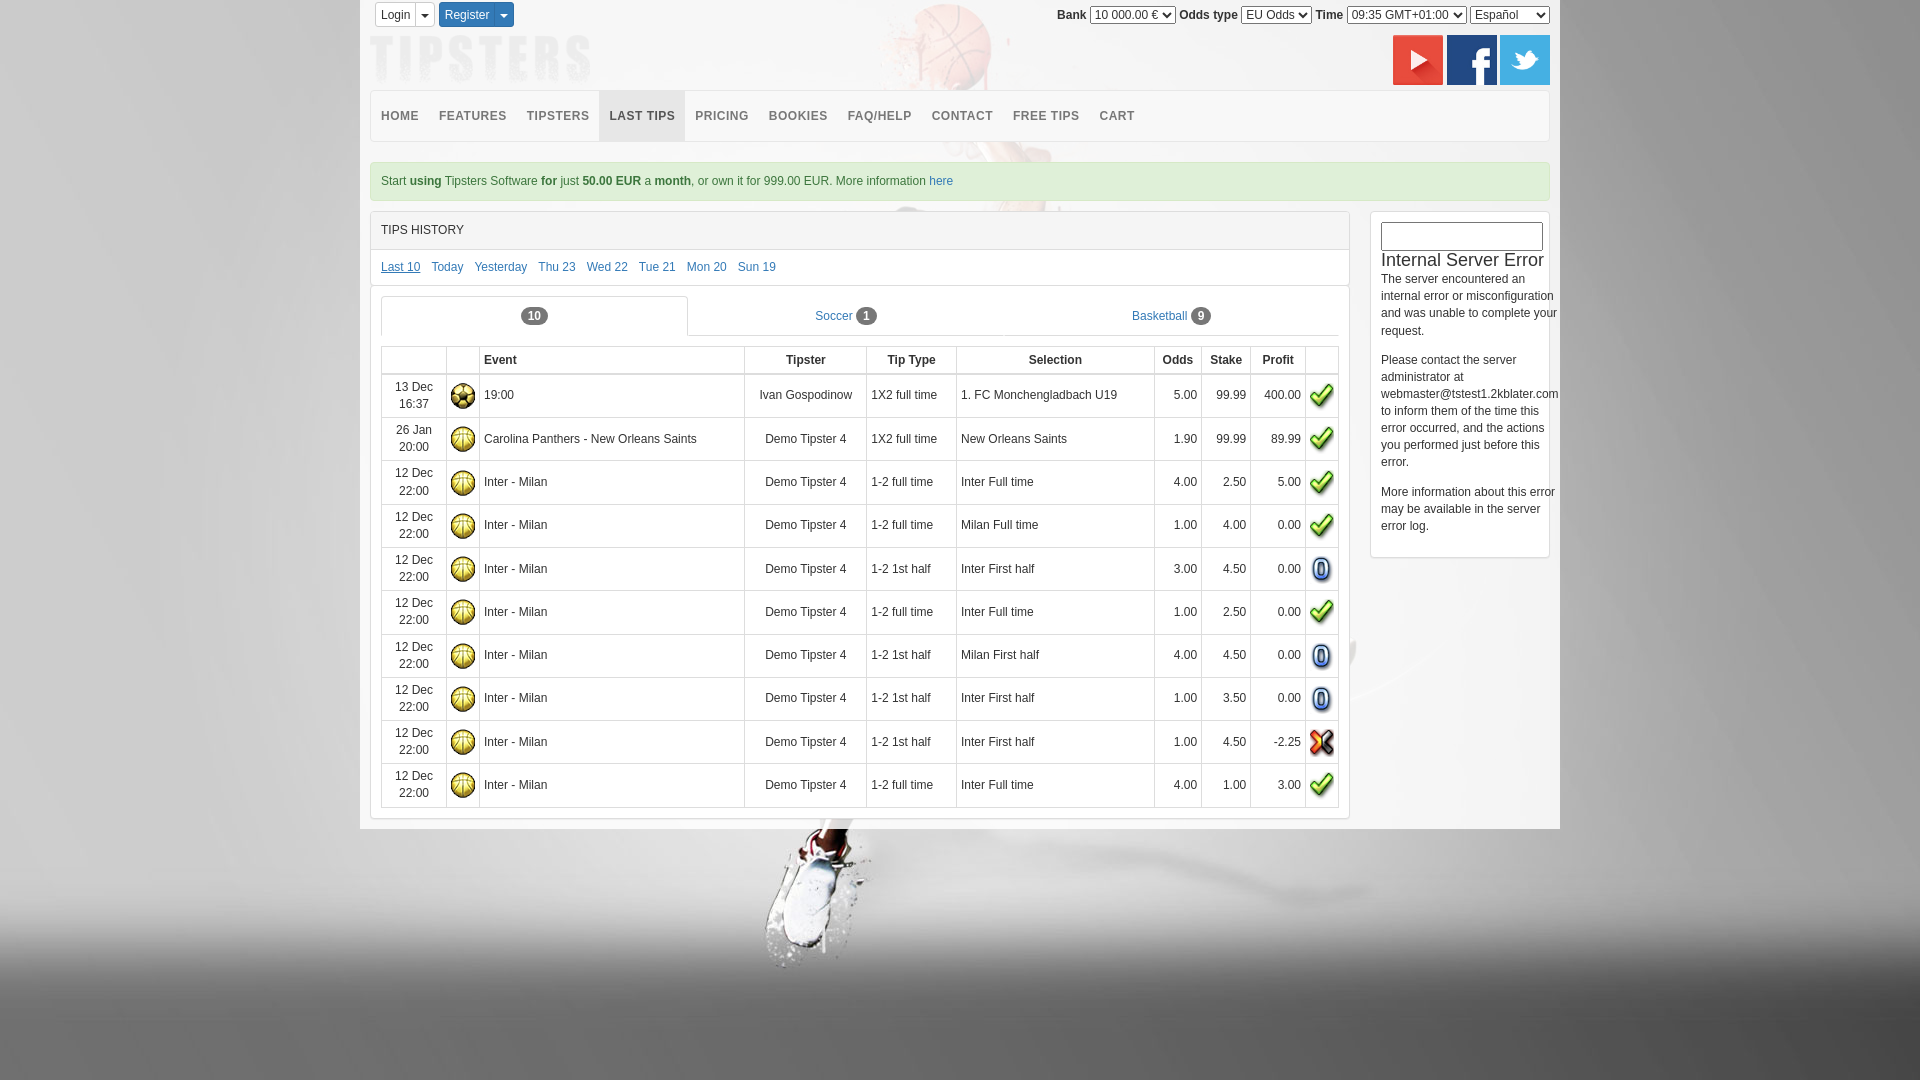 This screenshot has height=1080, width=1920. I want to click on 'Toggle Dropdown', so click(424, 14).